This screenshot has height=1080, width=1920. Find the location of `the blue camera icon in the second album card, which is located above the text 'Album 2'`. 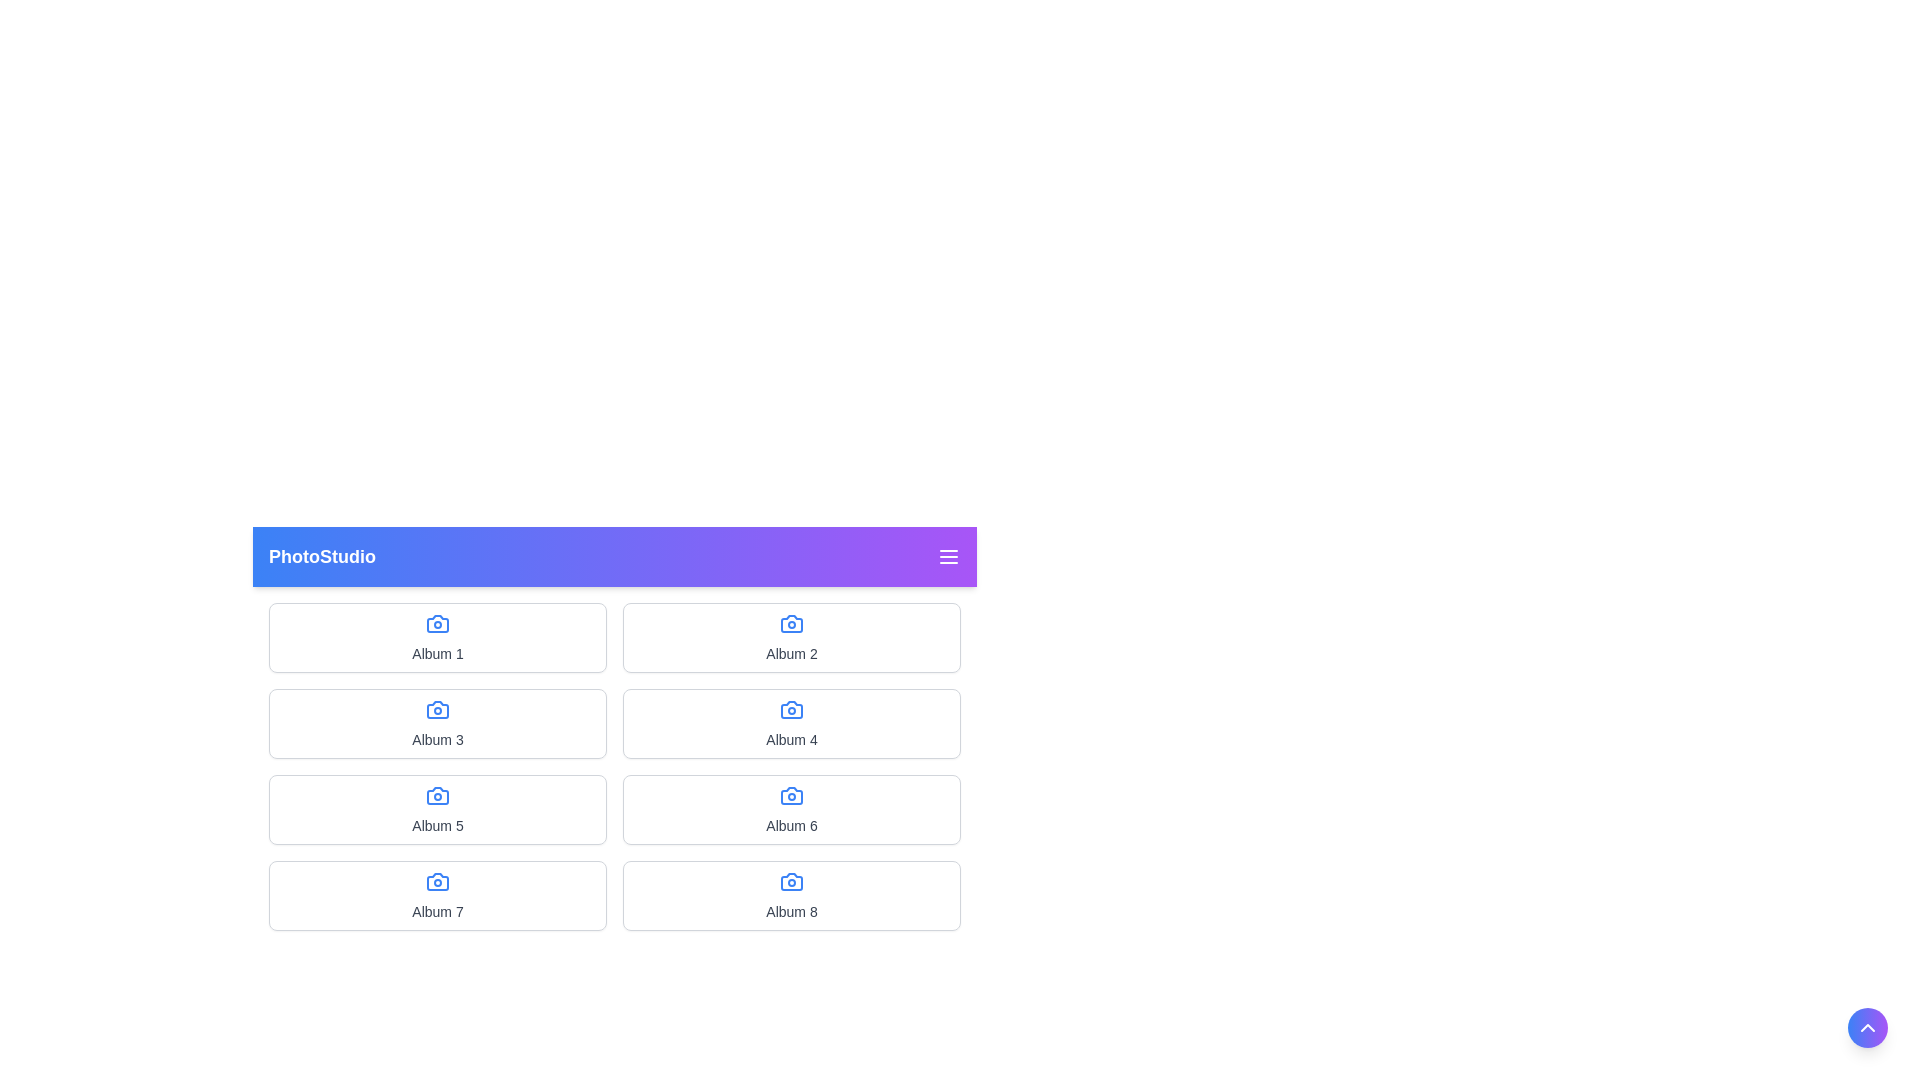

the blue camera icon in the second album card, which is located above the text 'Album 2' is located at coordinates (791, 623).